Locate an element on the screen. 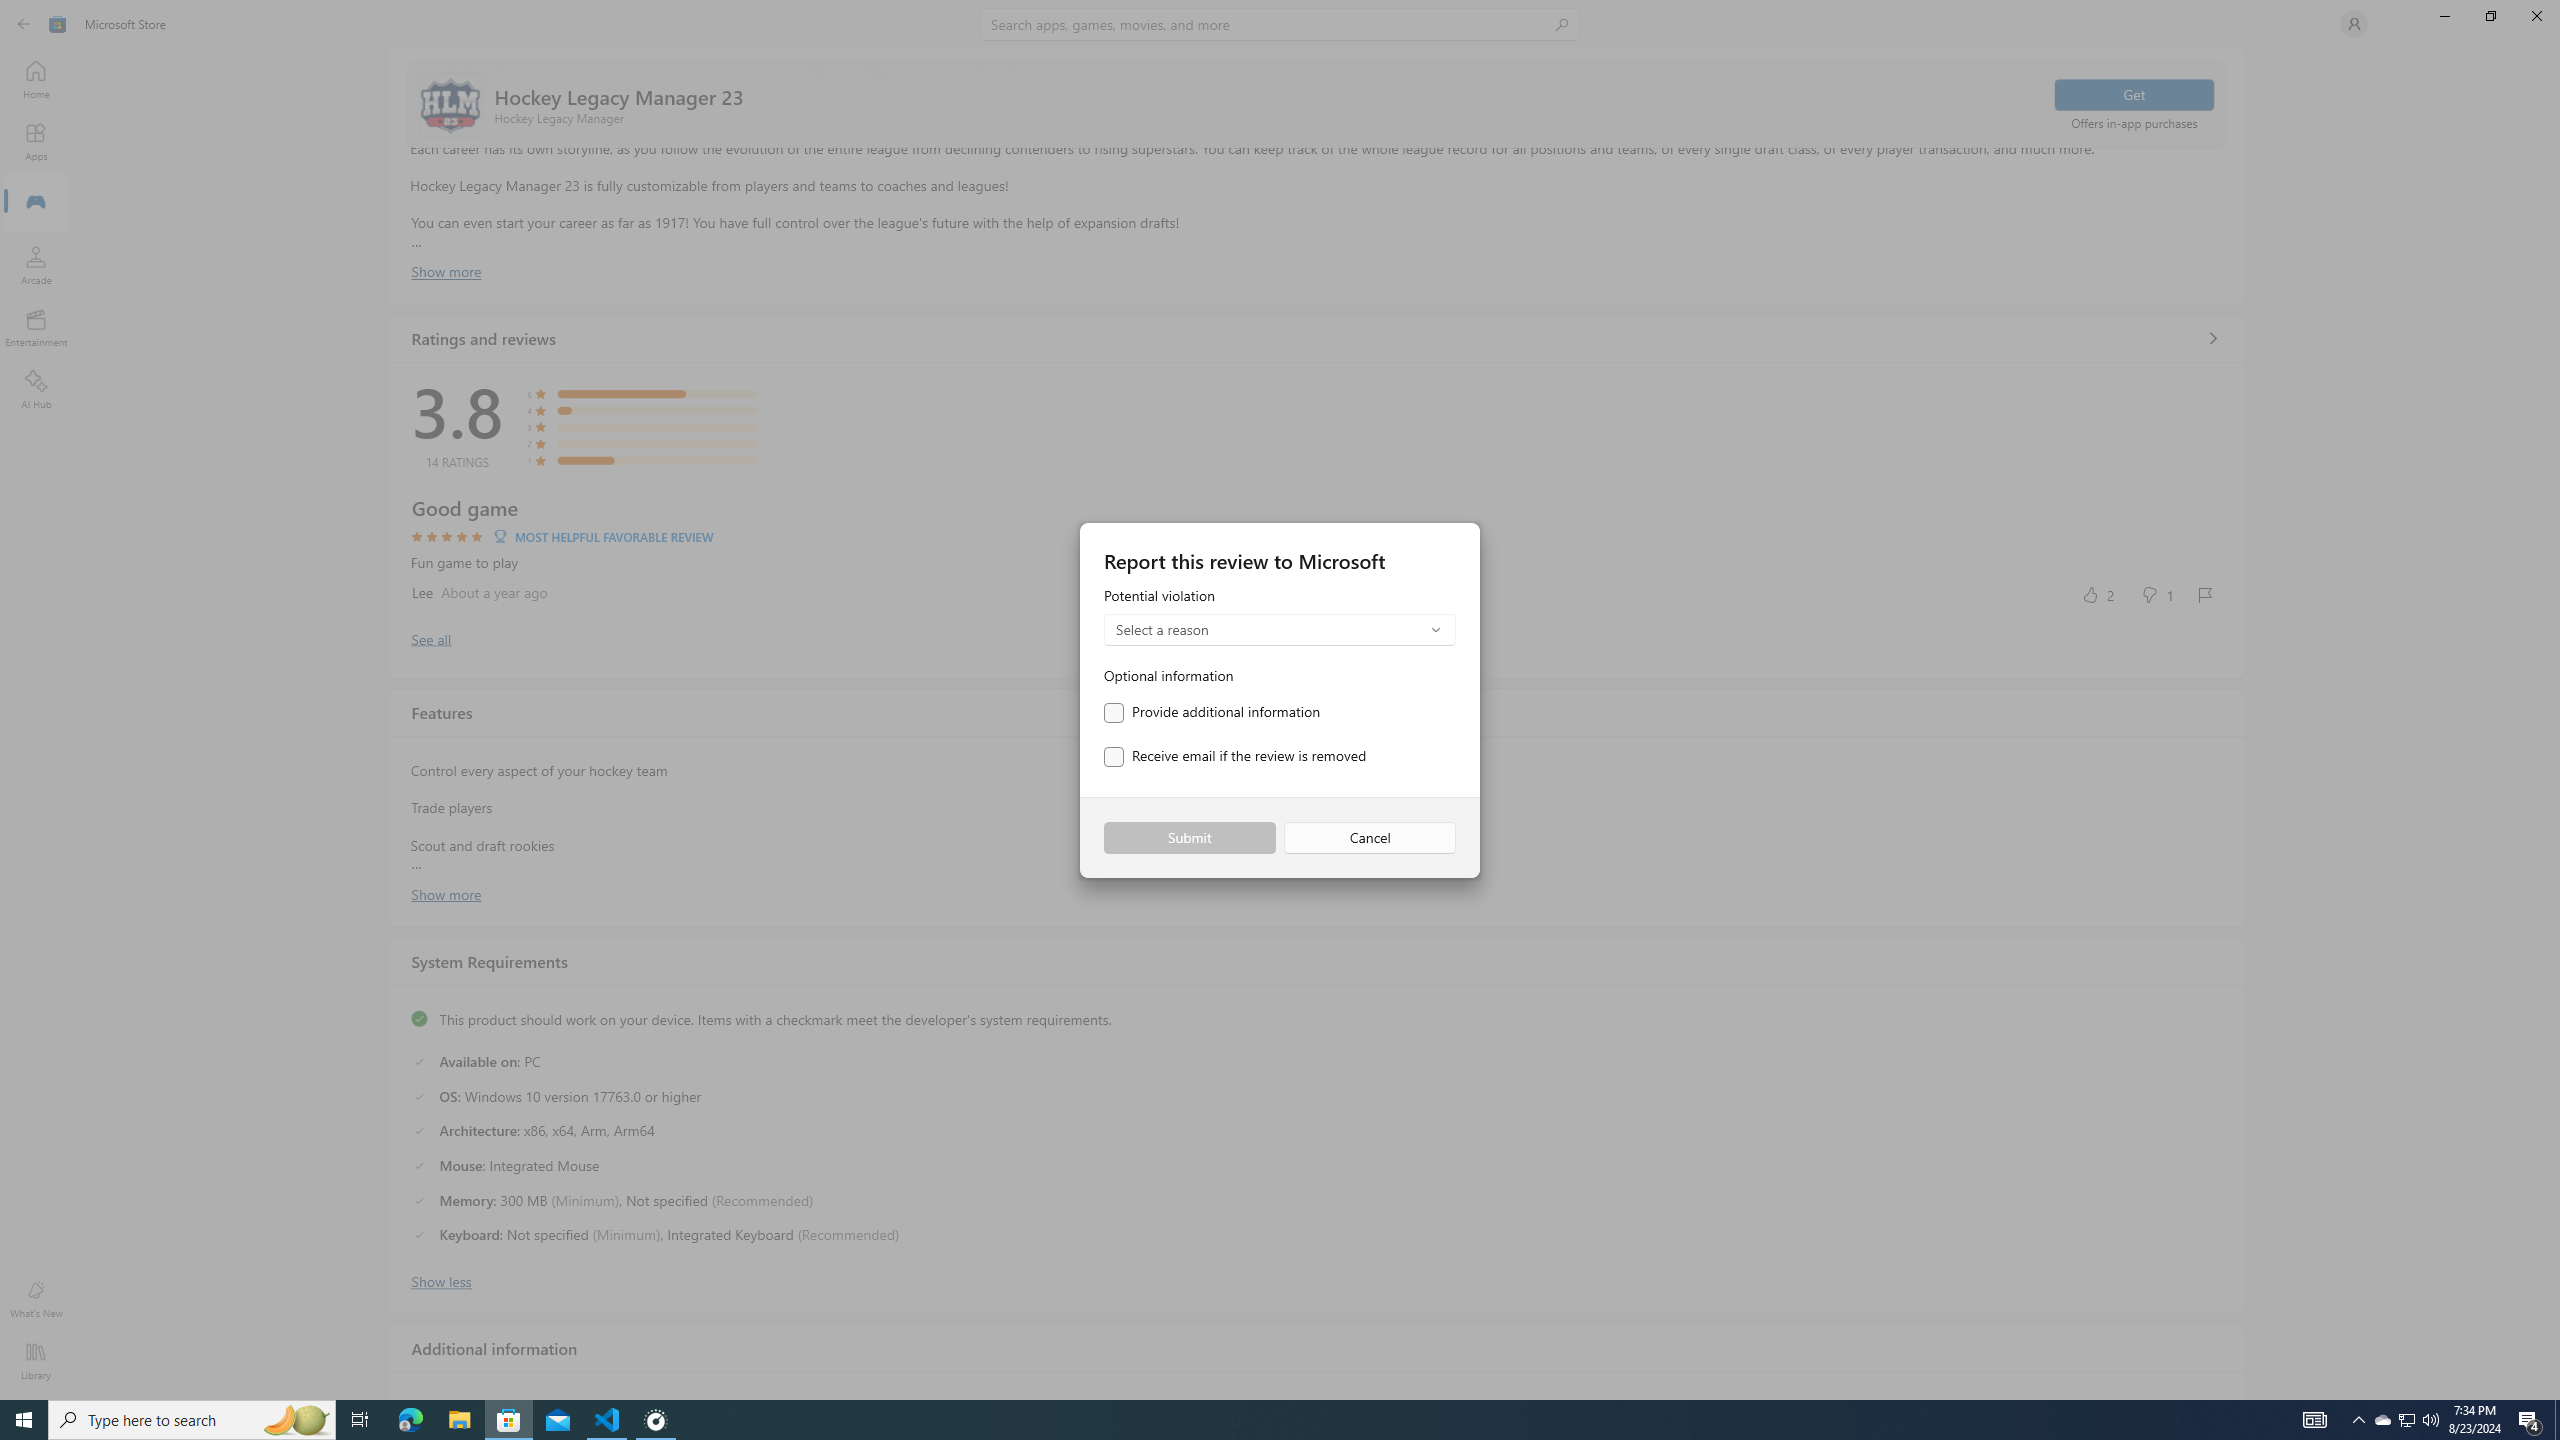 Image resolution: width=2560 pixels, height=1440 pixels. 'Cancel' is located at coordinates (1369, 838).